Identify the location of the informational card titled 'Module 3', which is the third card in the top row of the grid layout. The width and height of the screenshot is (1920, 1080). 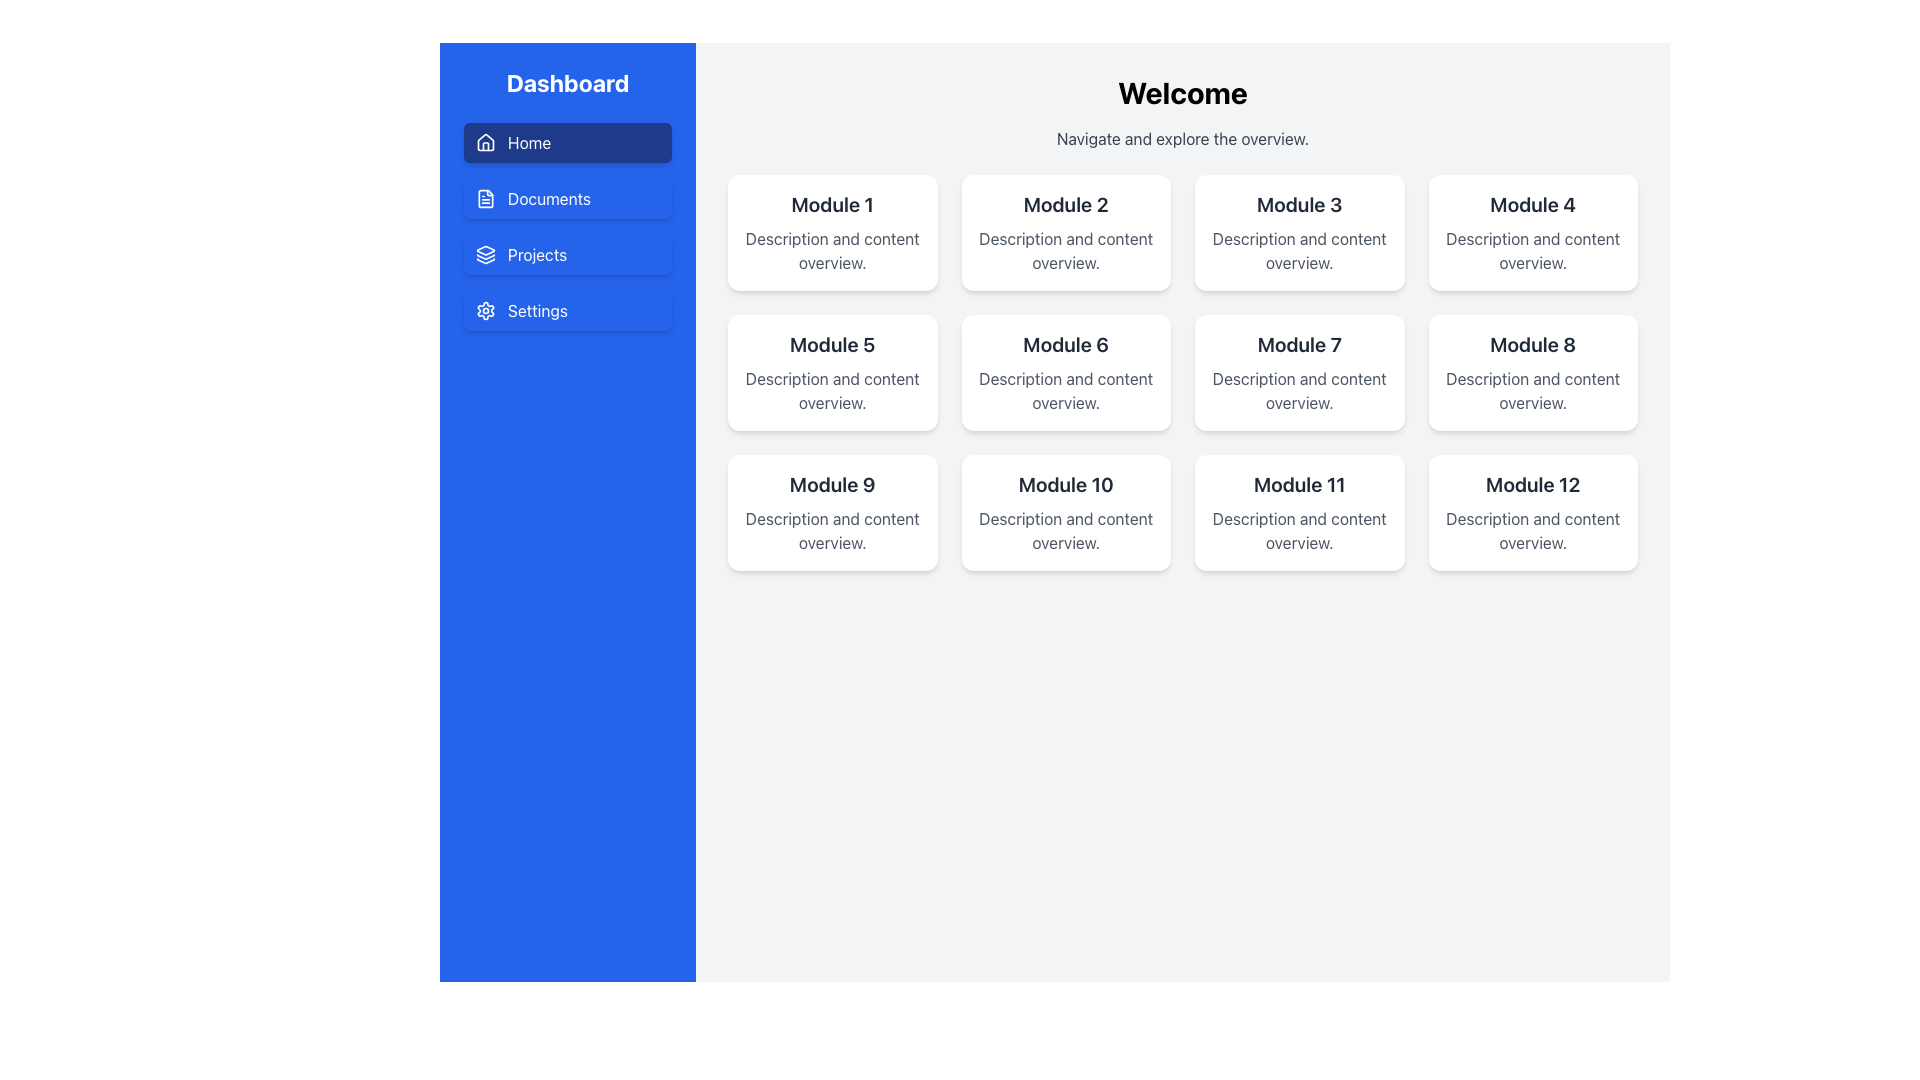
(1299, 231).